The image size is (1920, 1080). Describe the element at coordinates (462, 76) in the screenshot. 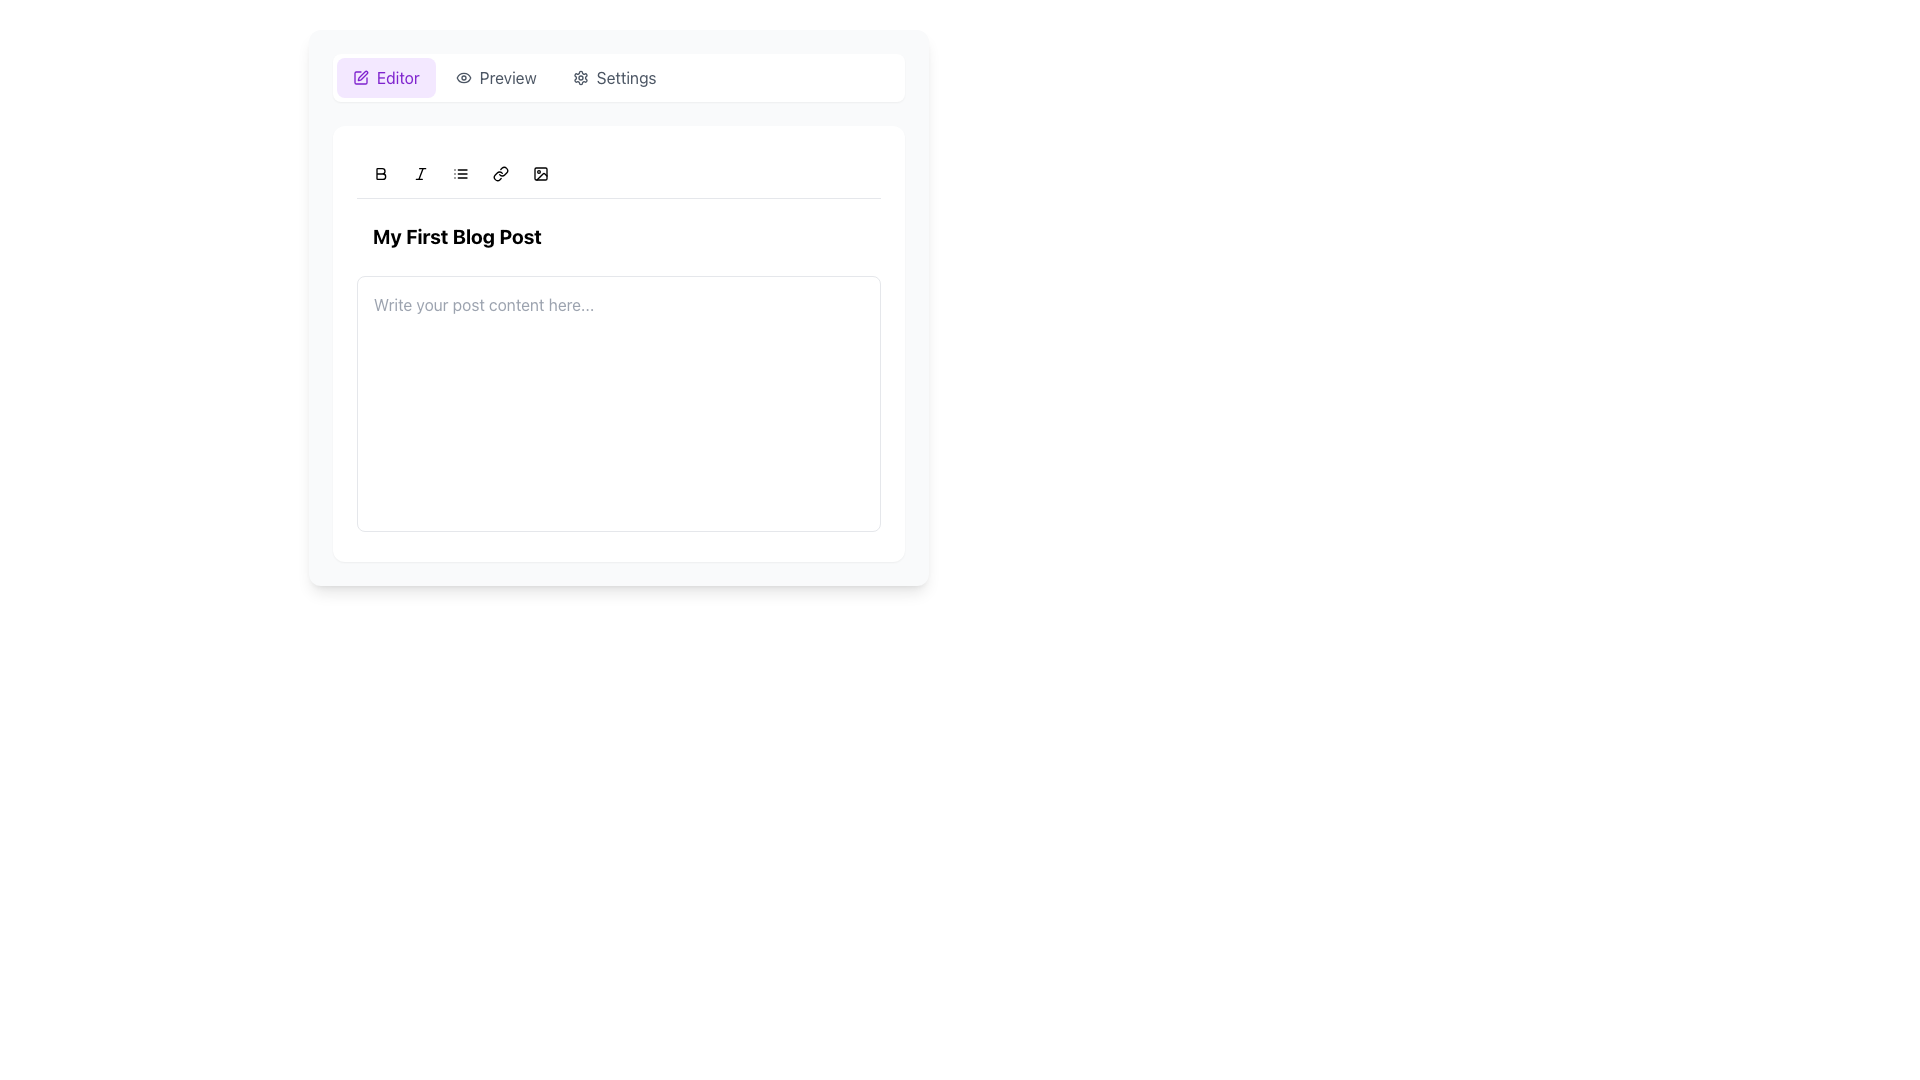

I see `the preview icon located to the left of the 'Preview' label in the toolbar at the top of the page` at that location.